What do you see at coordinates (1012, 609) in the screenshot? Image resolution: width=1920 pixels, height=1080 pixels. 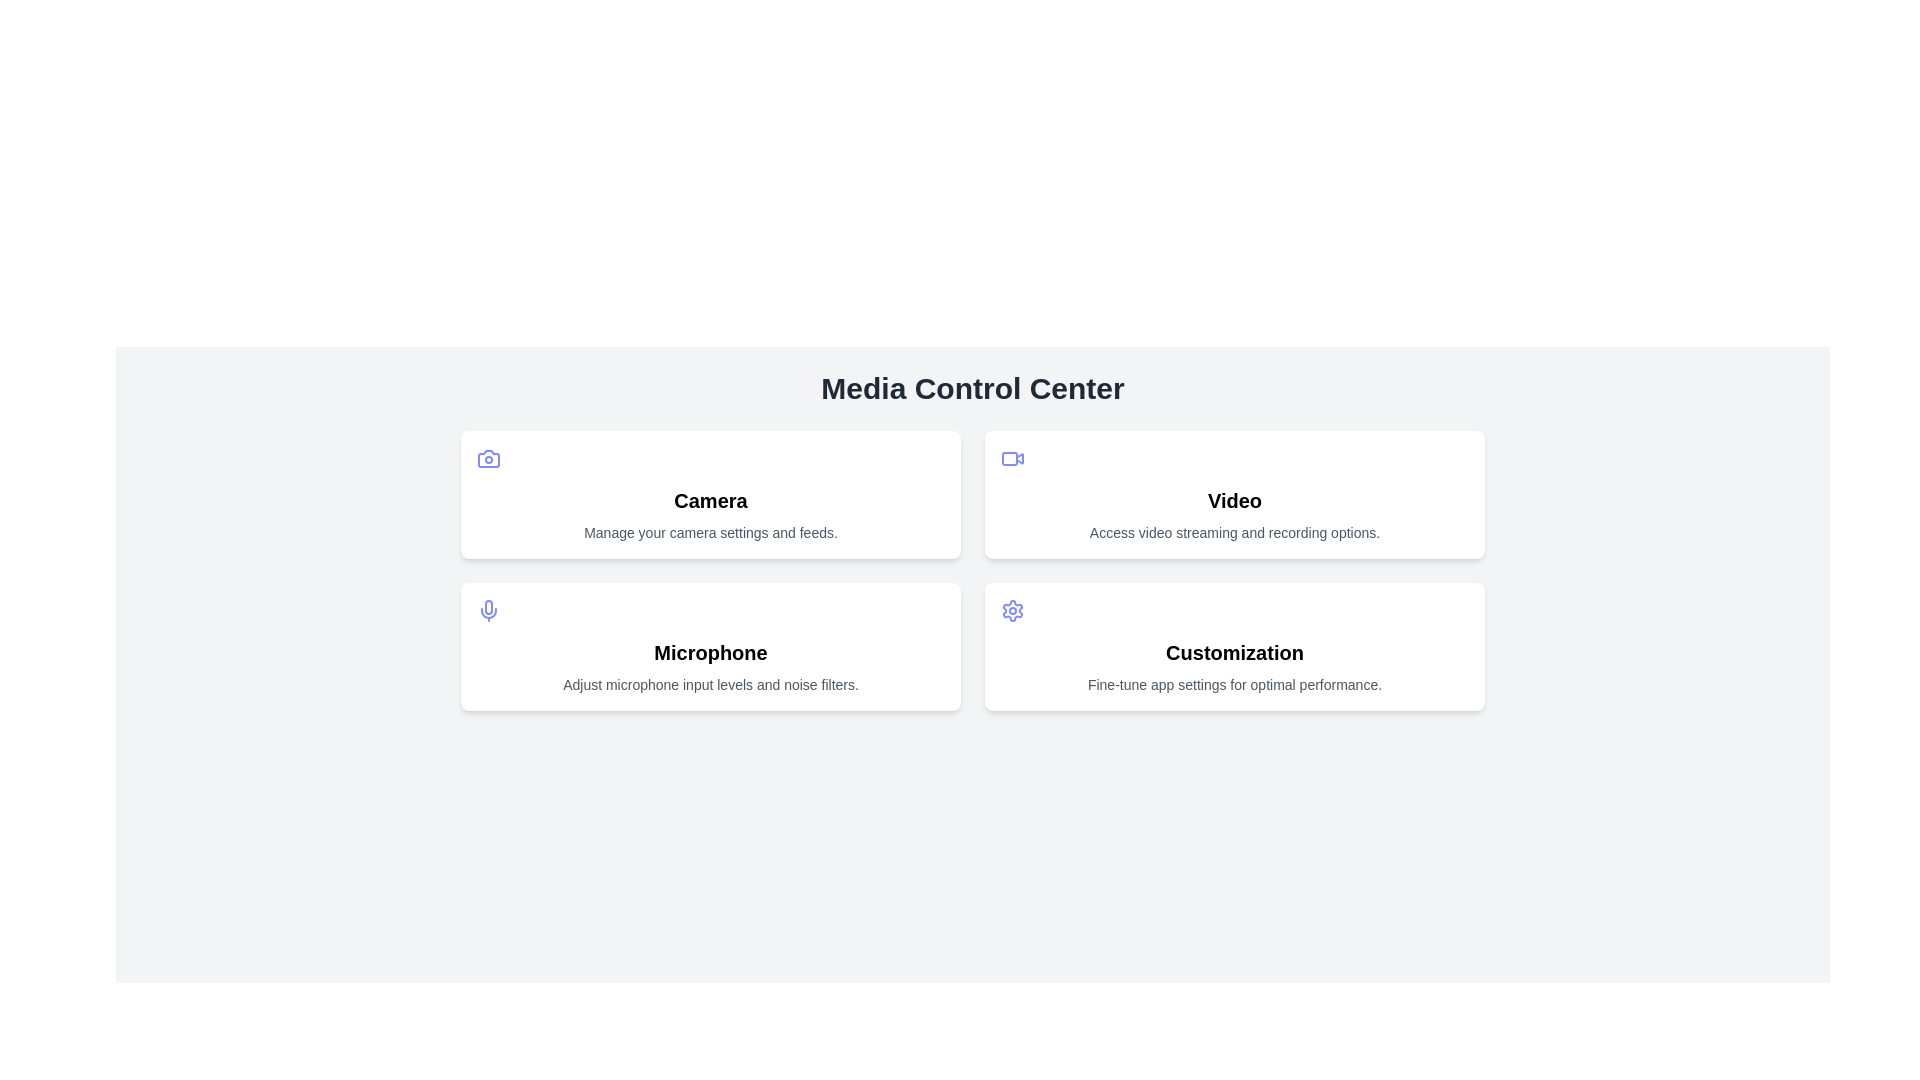 I see `the 'Settings' gear icon located in the top-right corner of the 'Customization' card` at bounding box center [1012, 609].